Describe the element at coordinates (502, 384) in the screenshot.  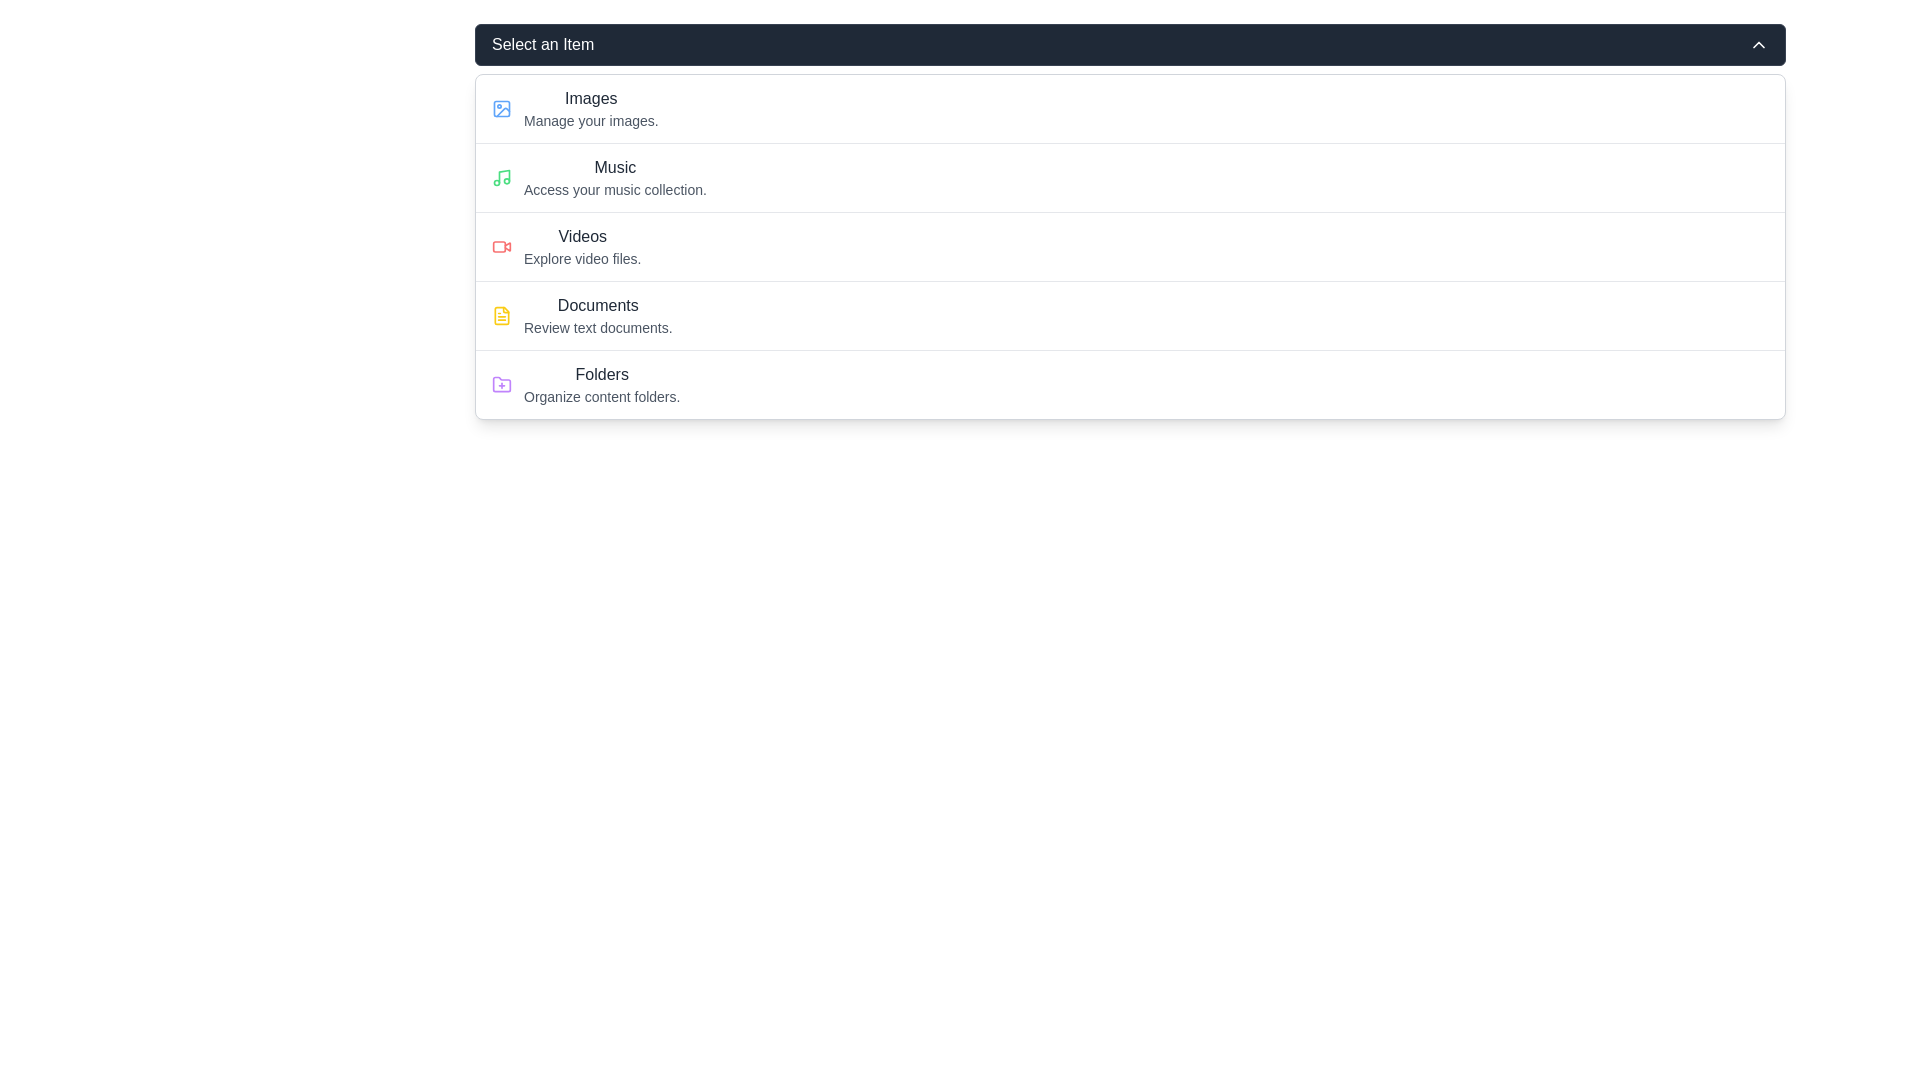
I see `the 'Folders' icon in the menu list, which is positioned to the left of the 'Folders' label, located at the bottom-most entry of the vertical list` at that location.